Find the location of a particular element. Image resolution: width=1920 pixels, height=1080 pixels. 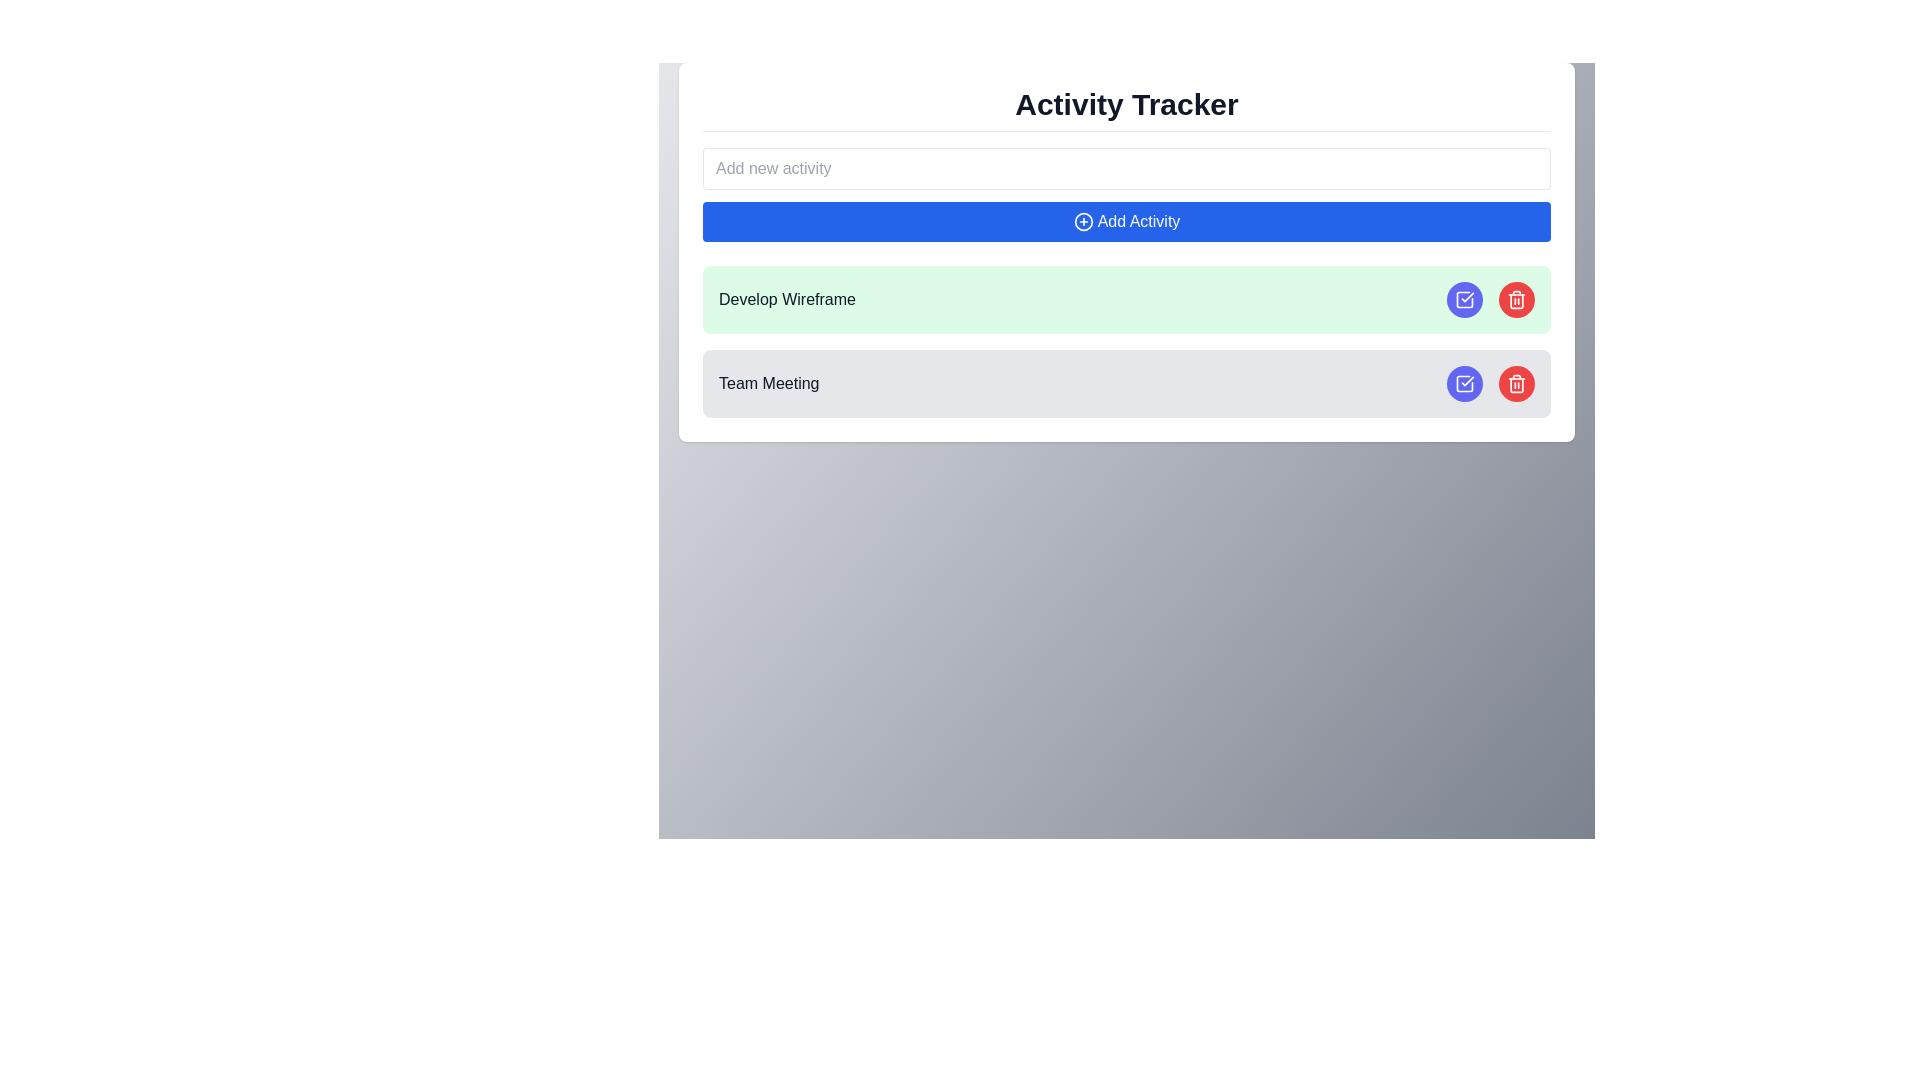

the circular red button with a white trash can icon located on the right side of the 'Team Meeting' row is located at coordinates (1516, 384).